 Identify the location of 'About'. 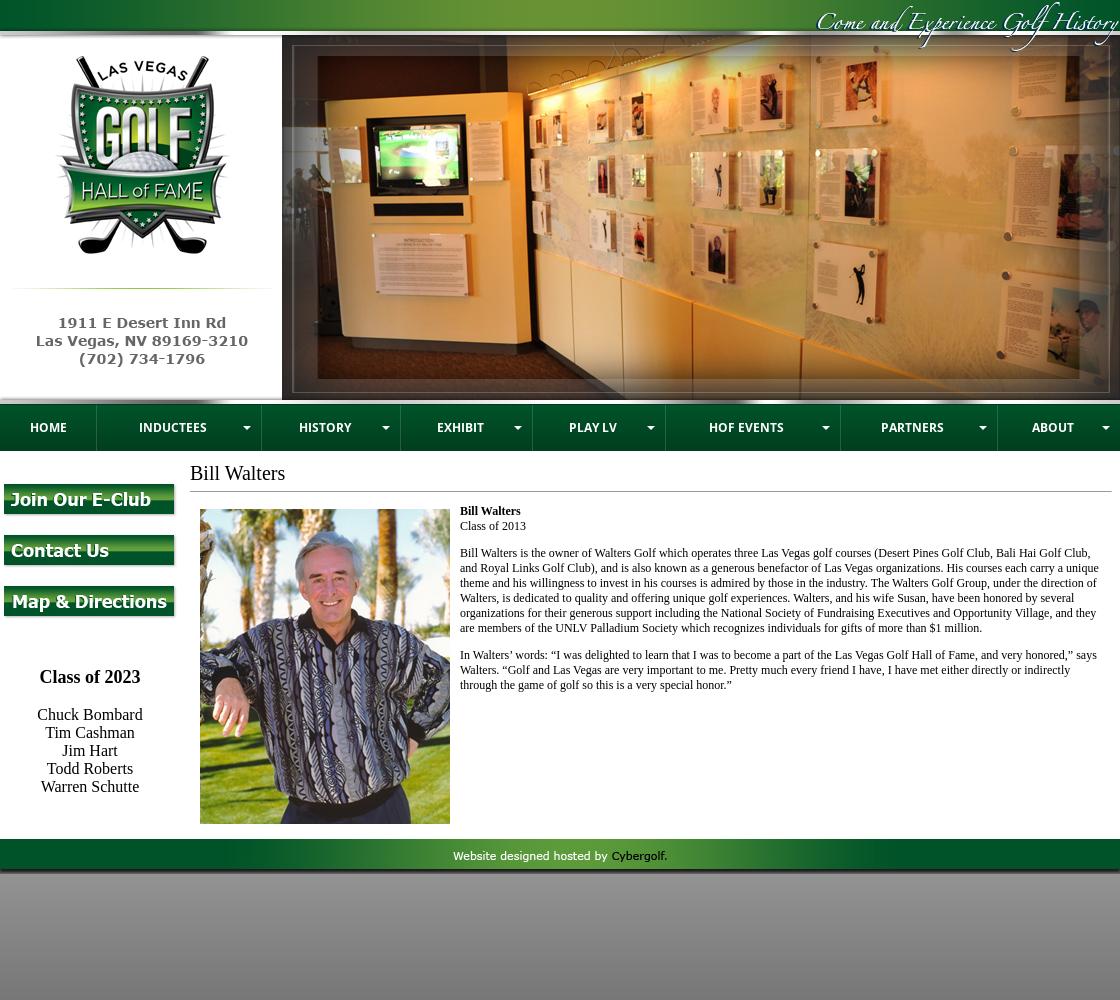
(1052, 426).